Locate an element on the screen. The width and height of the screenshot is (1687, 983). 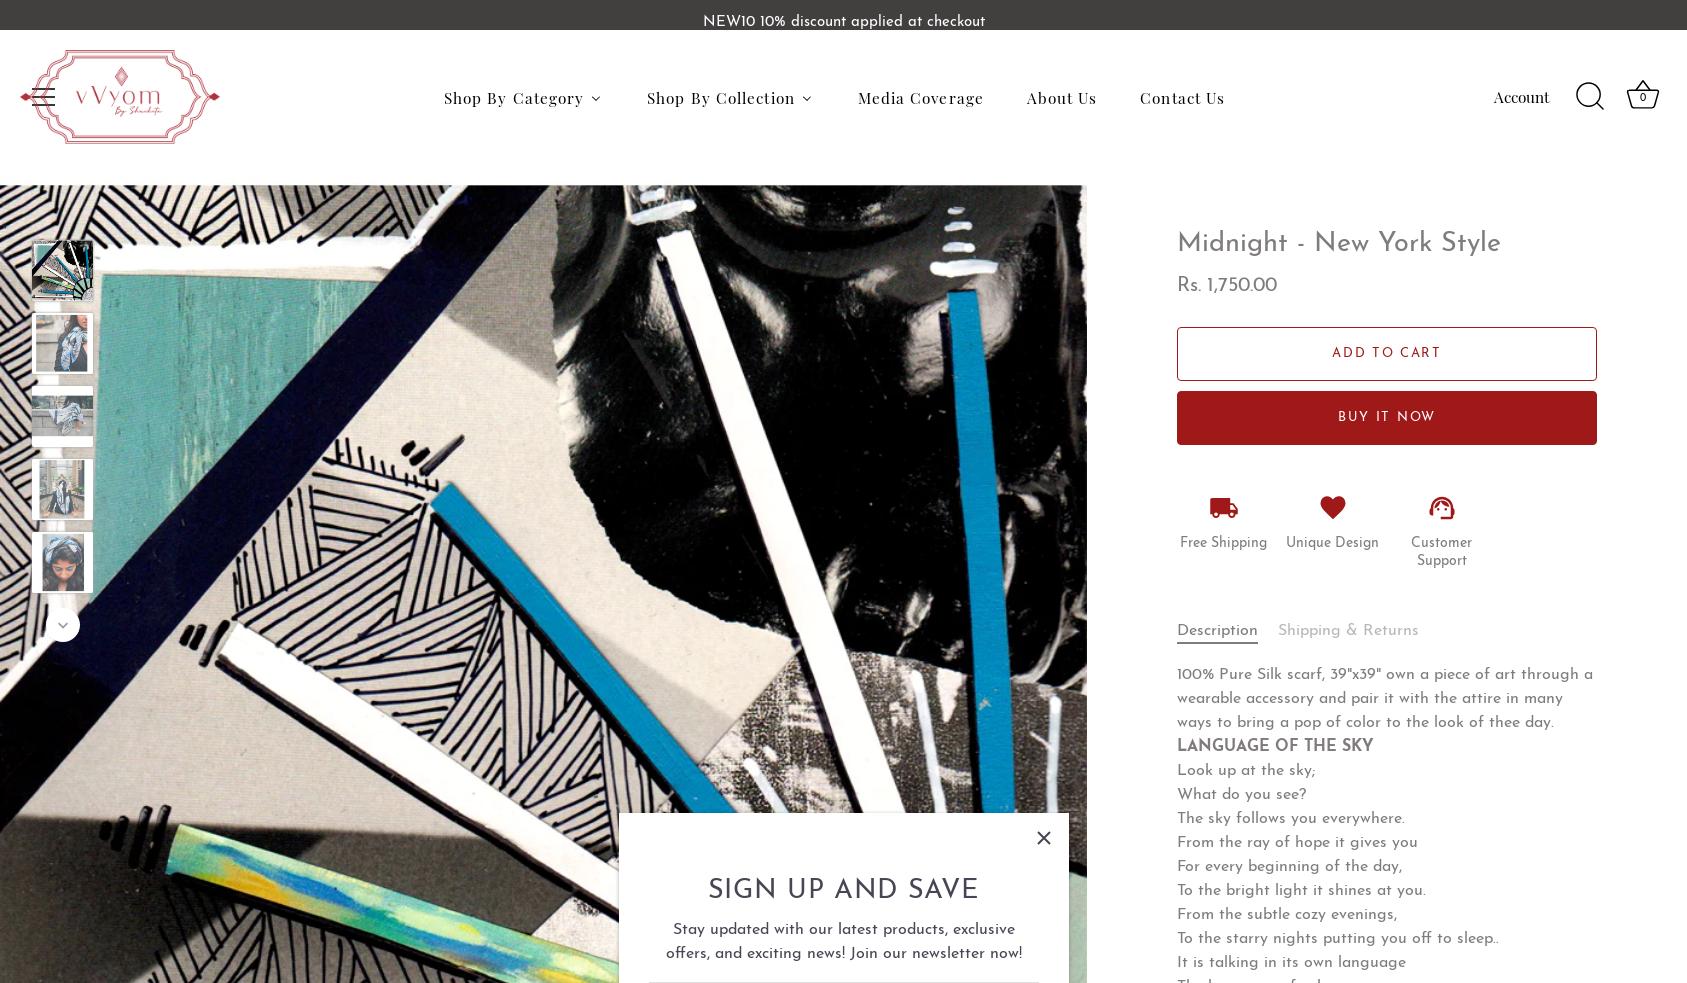
'LANGUAGE OF THE SKY' is located at coordinates (1274, 745).